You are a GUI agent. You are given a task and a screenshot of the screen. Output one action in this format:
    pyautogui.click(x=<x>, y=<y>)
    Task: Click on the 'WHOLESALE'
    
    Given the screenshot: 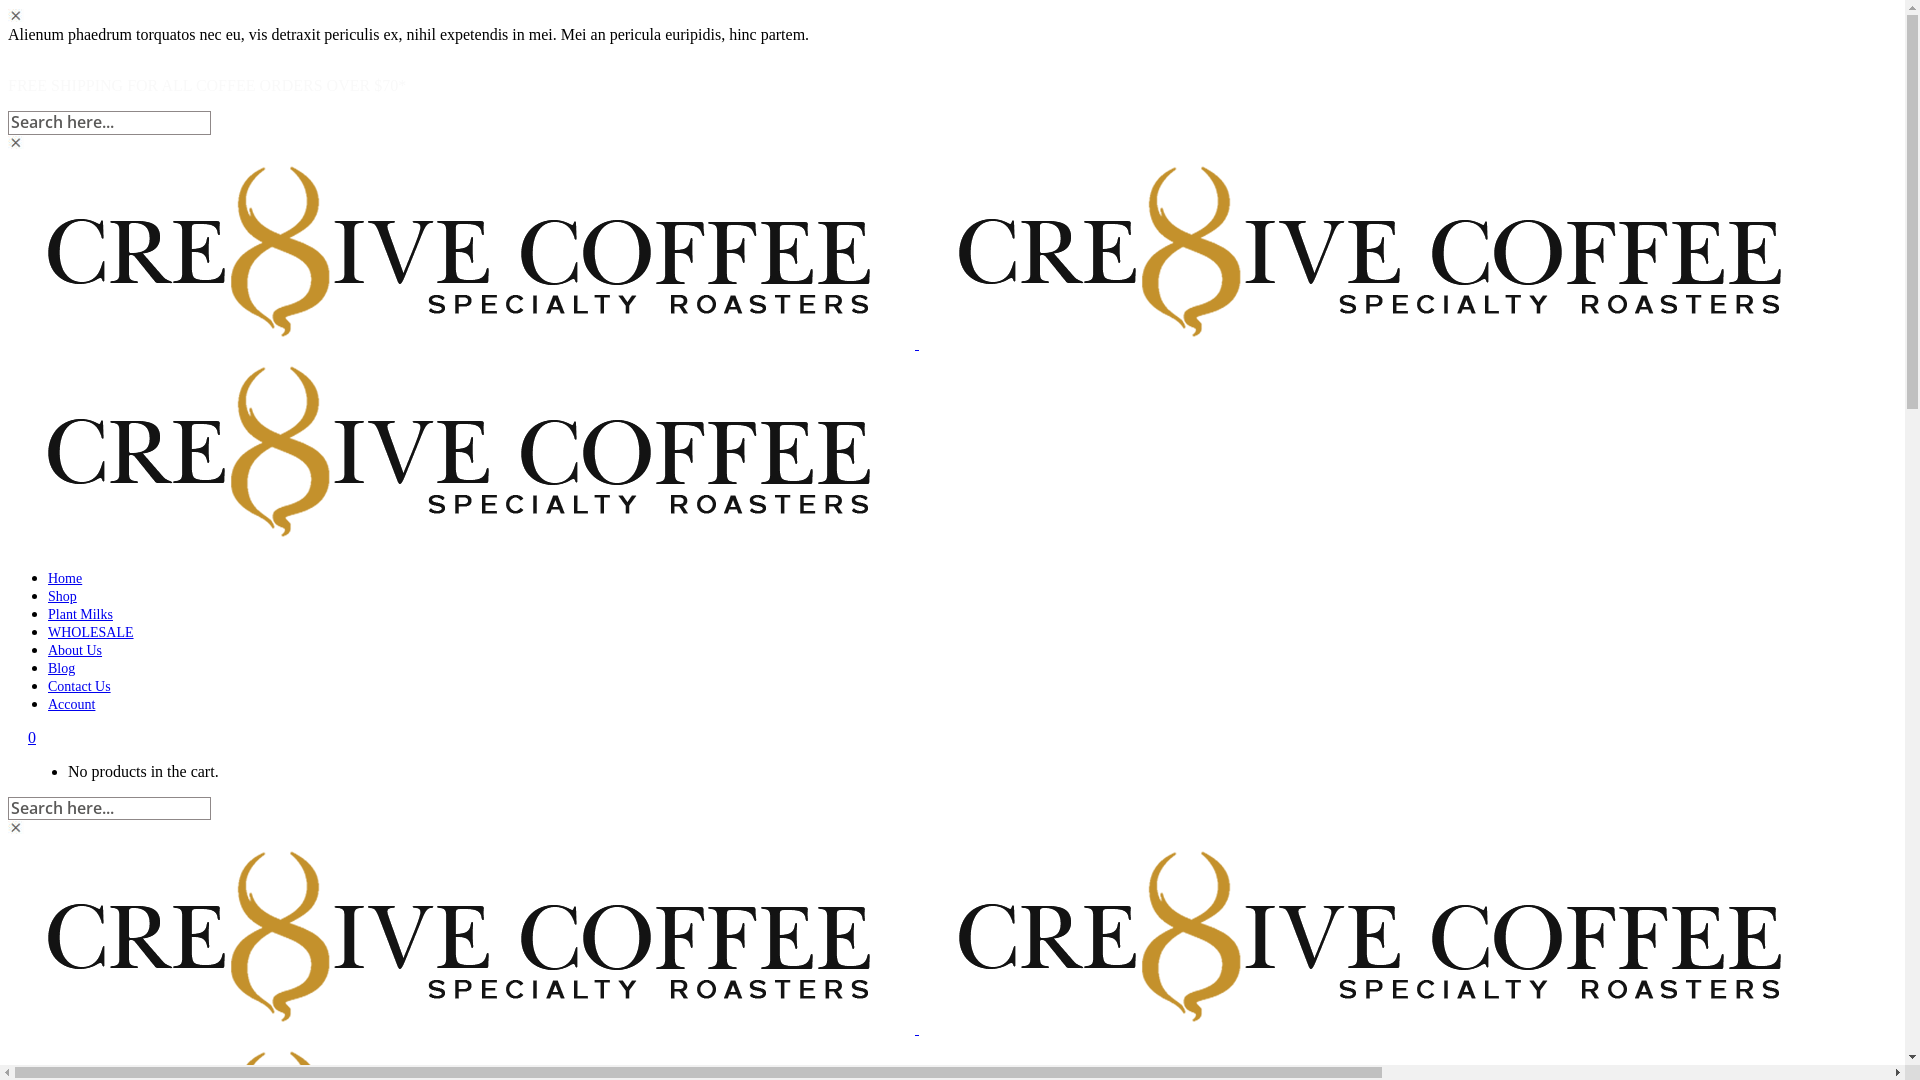 What is the action you would take?
    pyautogui.click(x=90, y=632)
    